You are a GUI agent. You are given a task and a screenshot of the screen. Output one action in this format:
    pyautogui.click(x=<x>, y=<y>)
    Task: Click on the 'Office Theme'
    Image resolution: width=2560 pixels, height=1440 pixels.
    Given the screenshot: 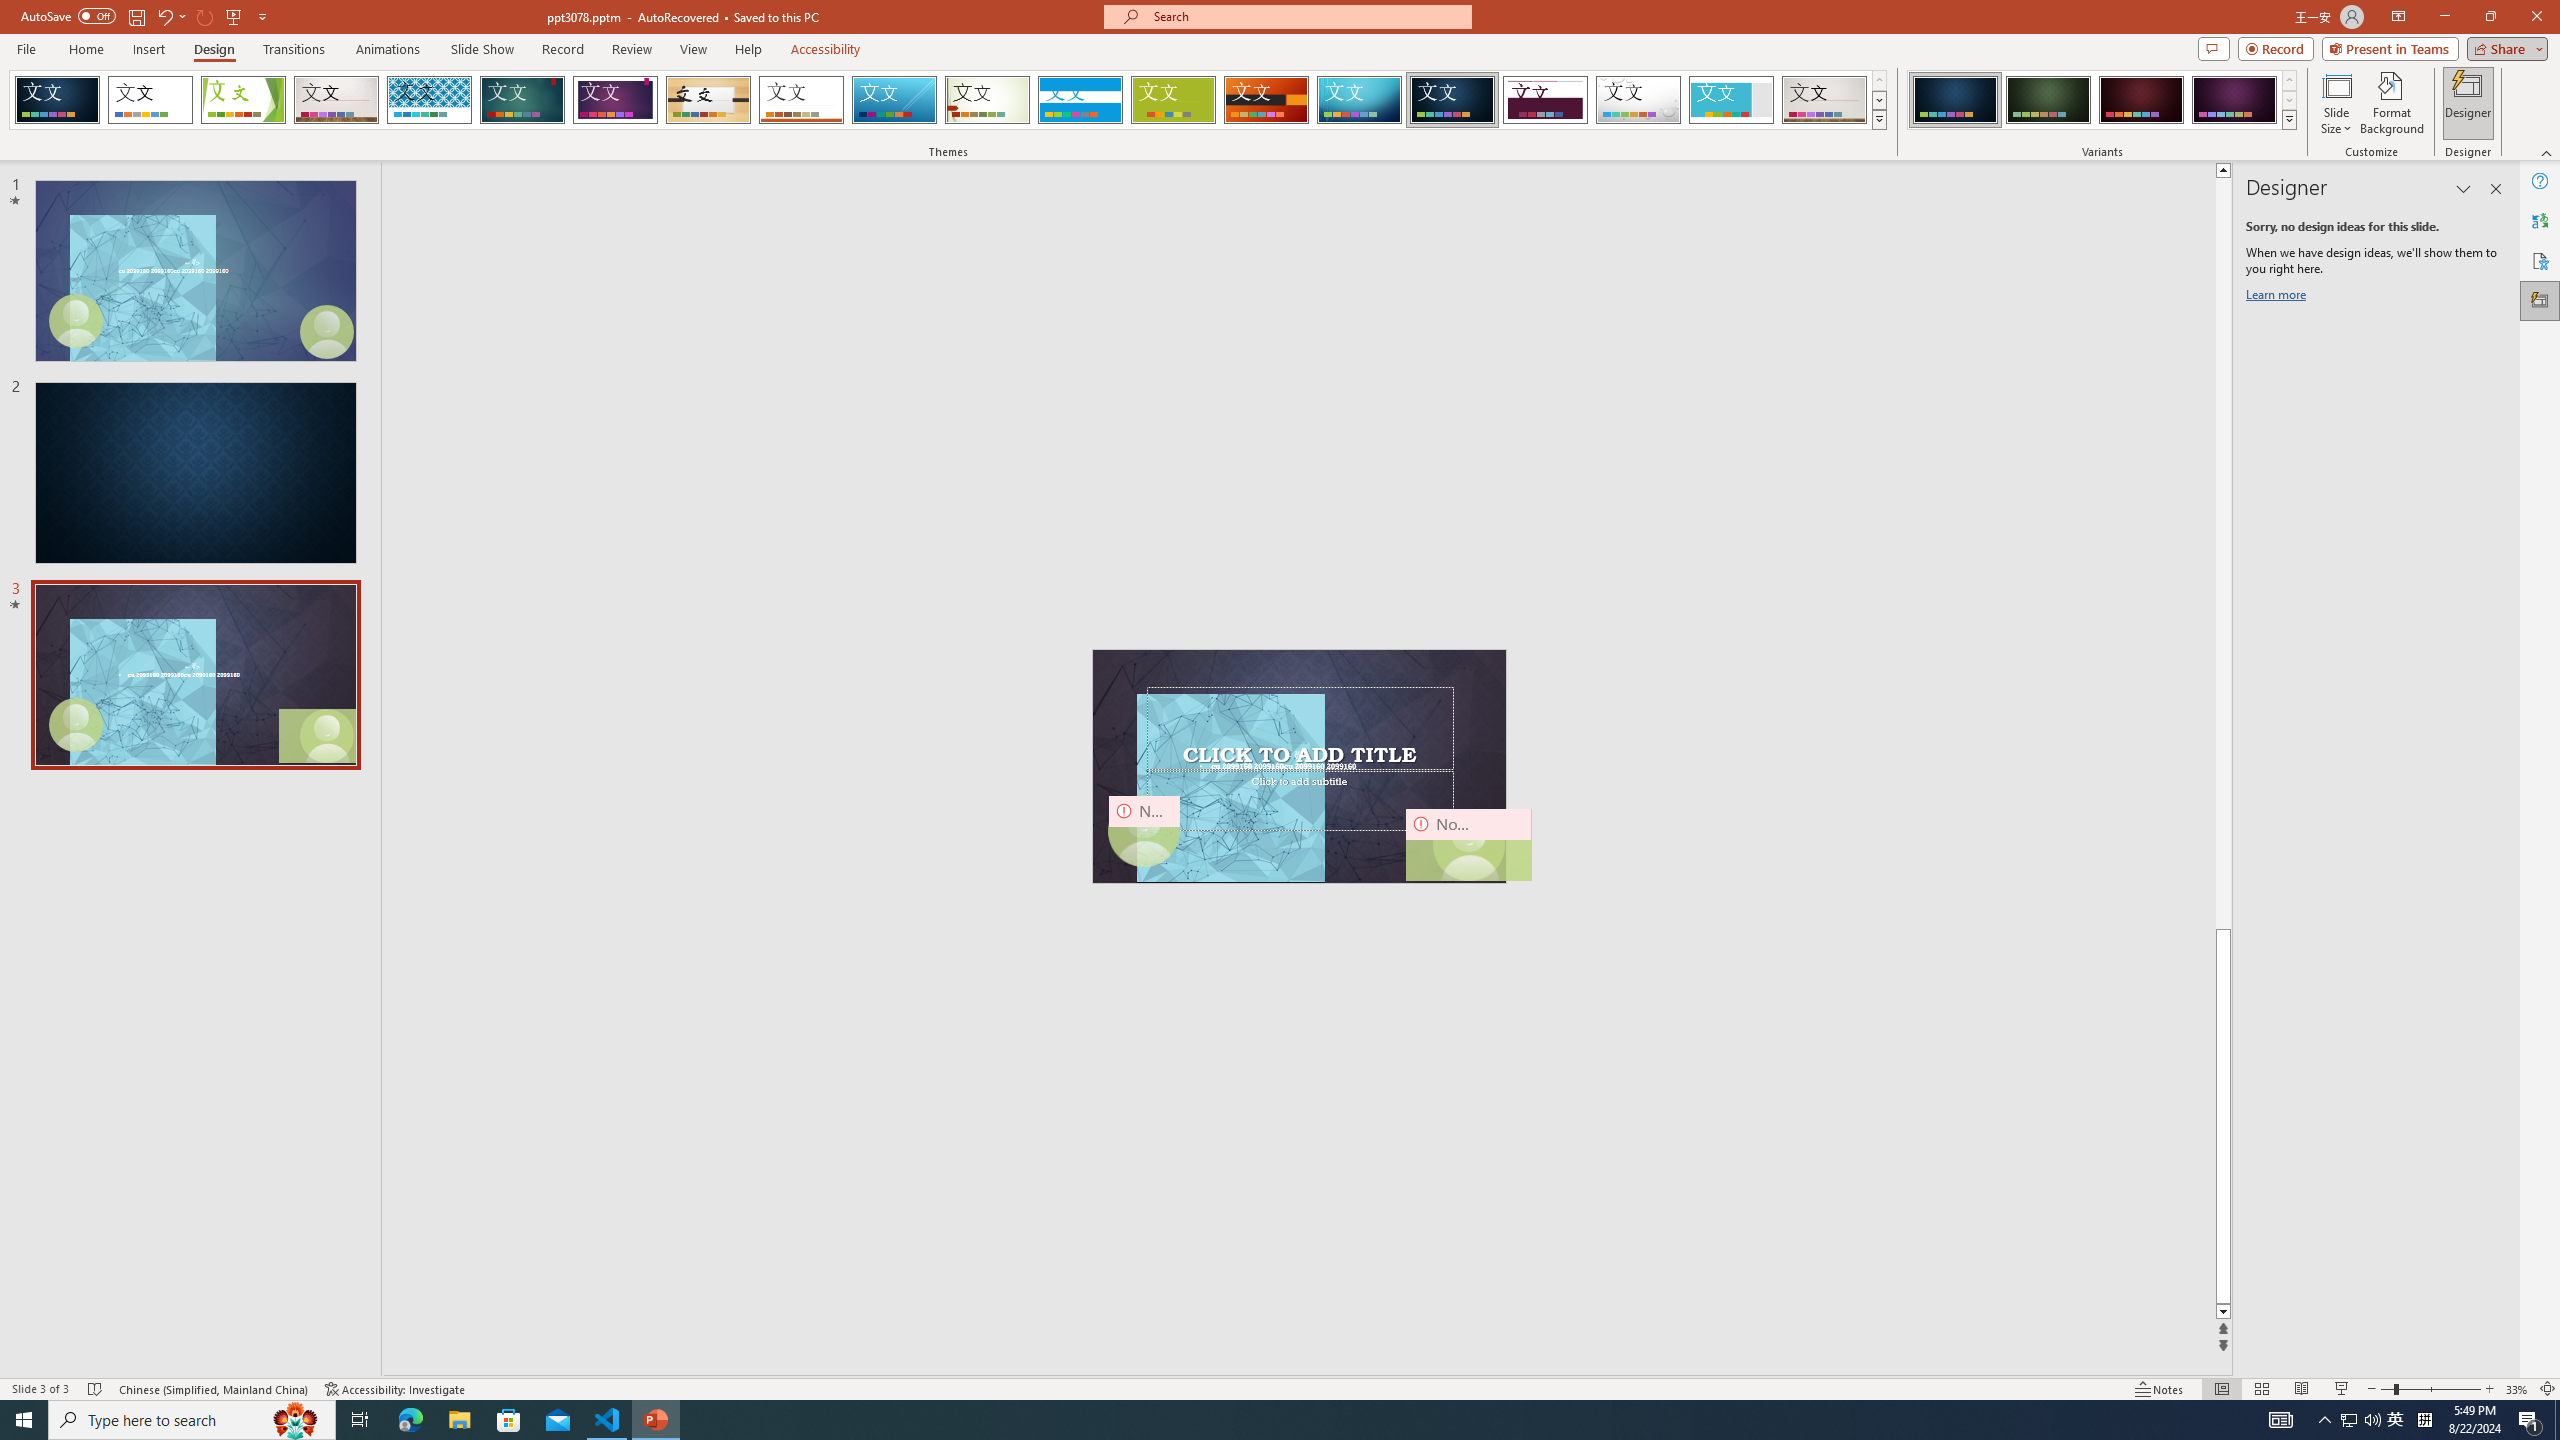 What is the action you would take?
    pyautogui.click(x=150, y=99)
    